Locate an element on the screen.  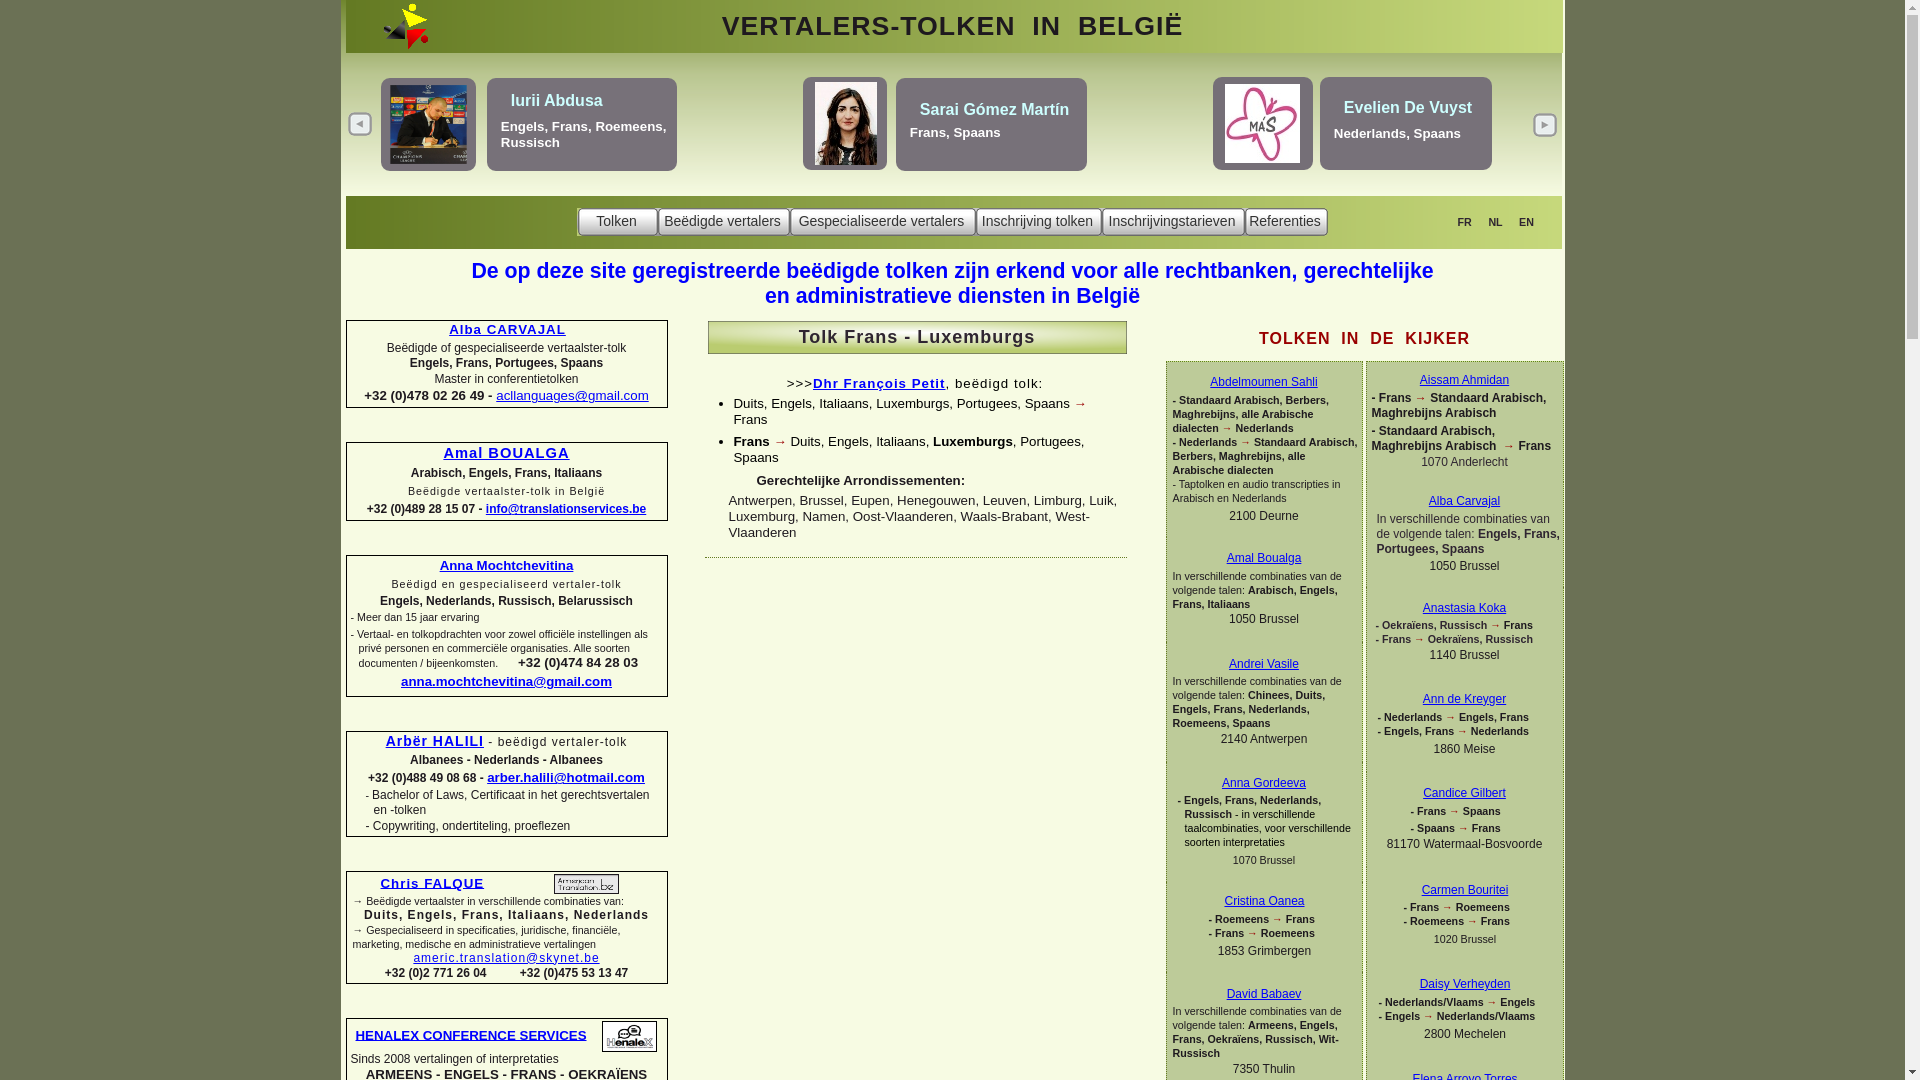
'FR' is located at coordinates (1464, 222).